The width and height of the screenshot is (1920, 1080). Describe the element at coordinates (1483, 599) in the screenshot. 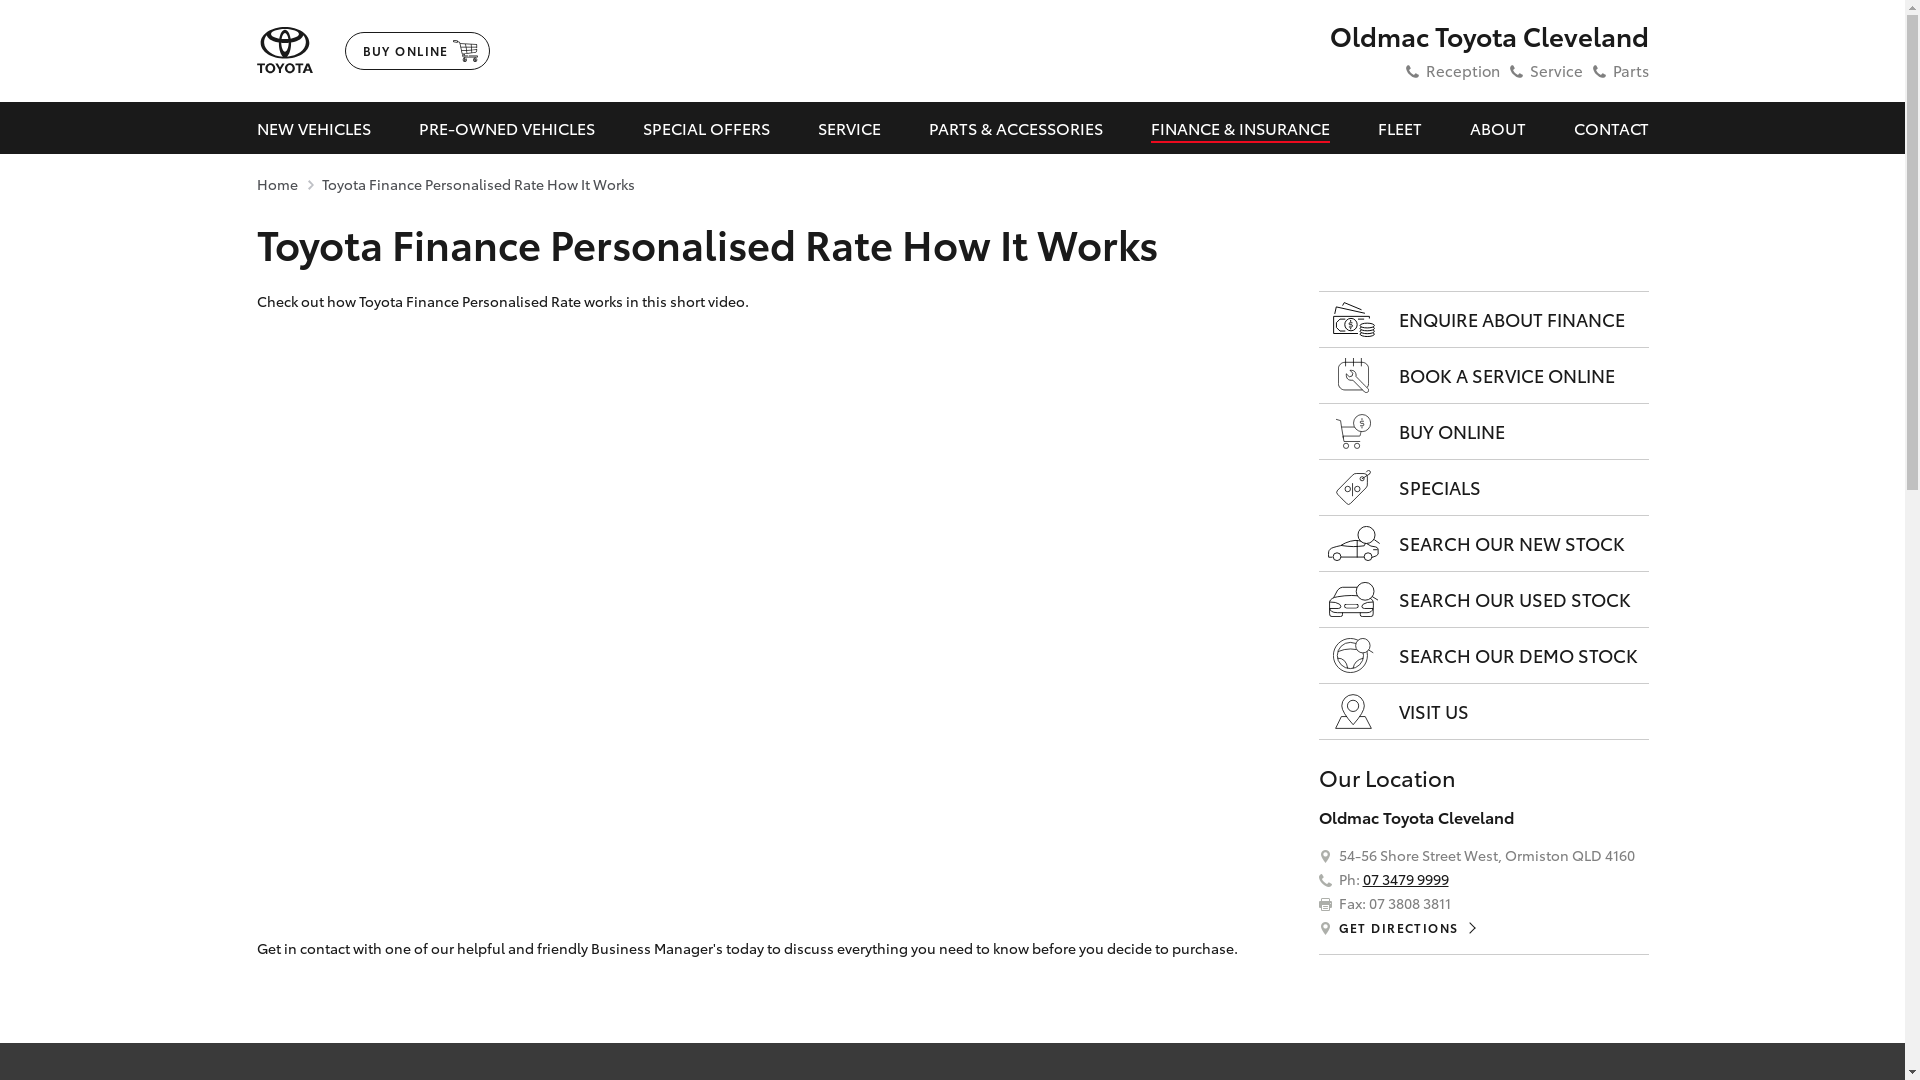

I see `'SEARCH OUR USED STOCK'` at that location.